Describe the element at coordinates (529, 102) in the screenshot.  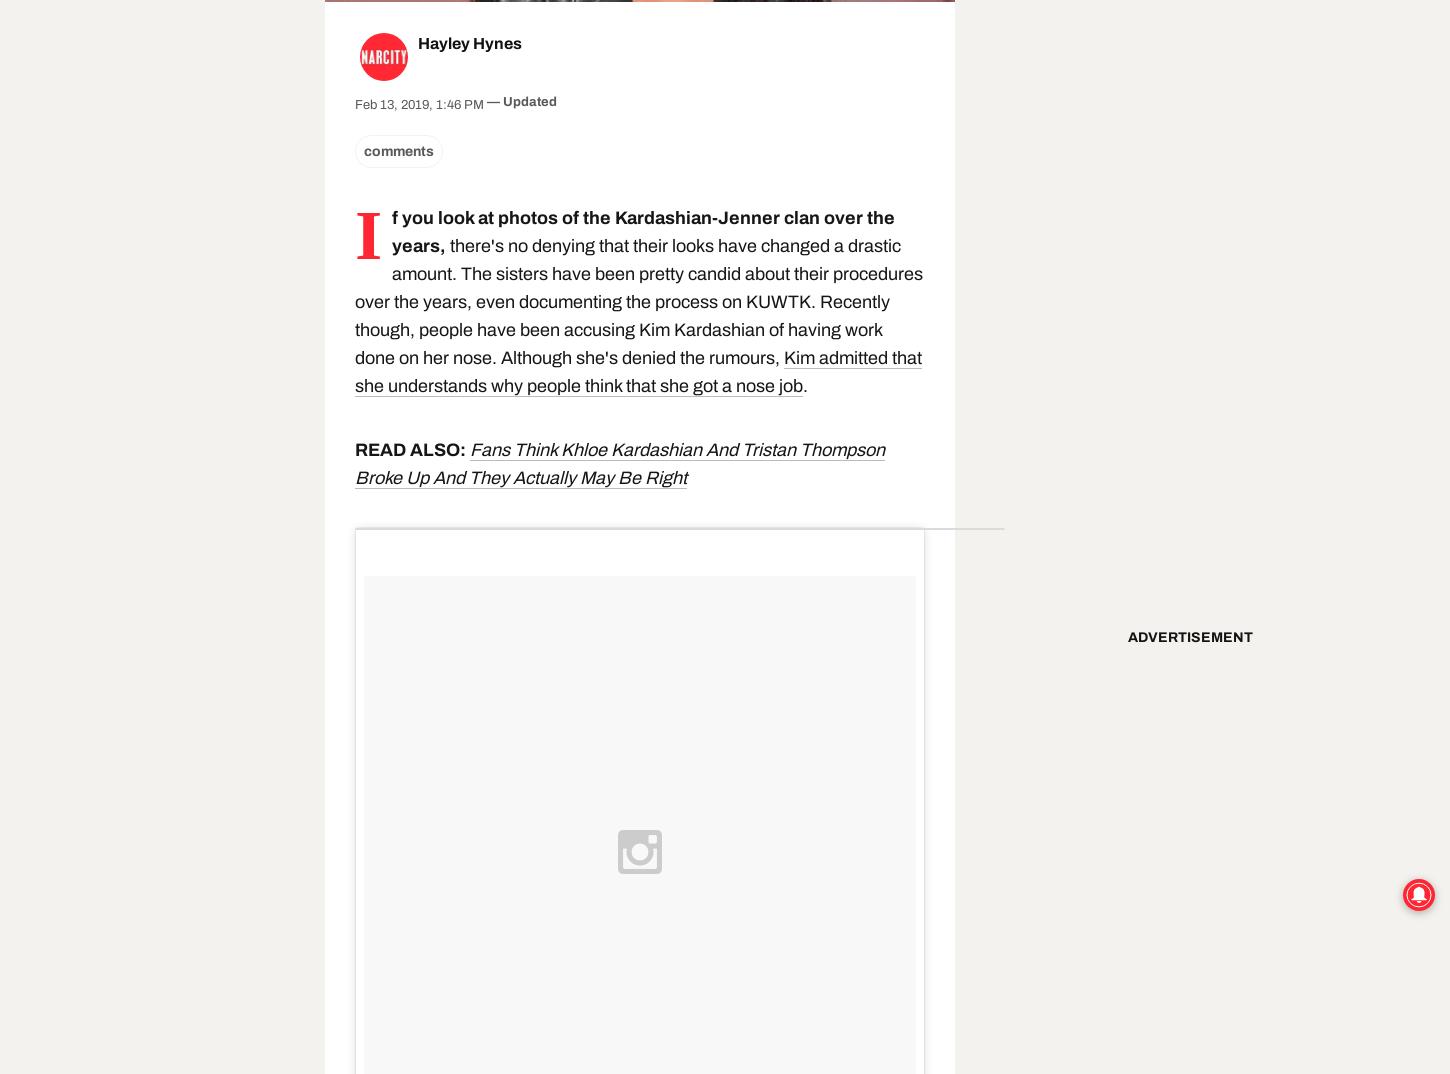
I see `'Updated'` at that location.